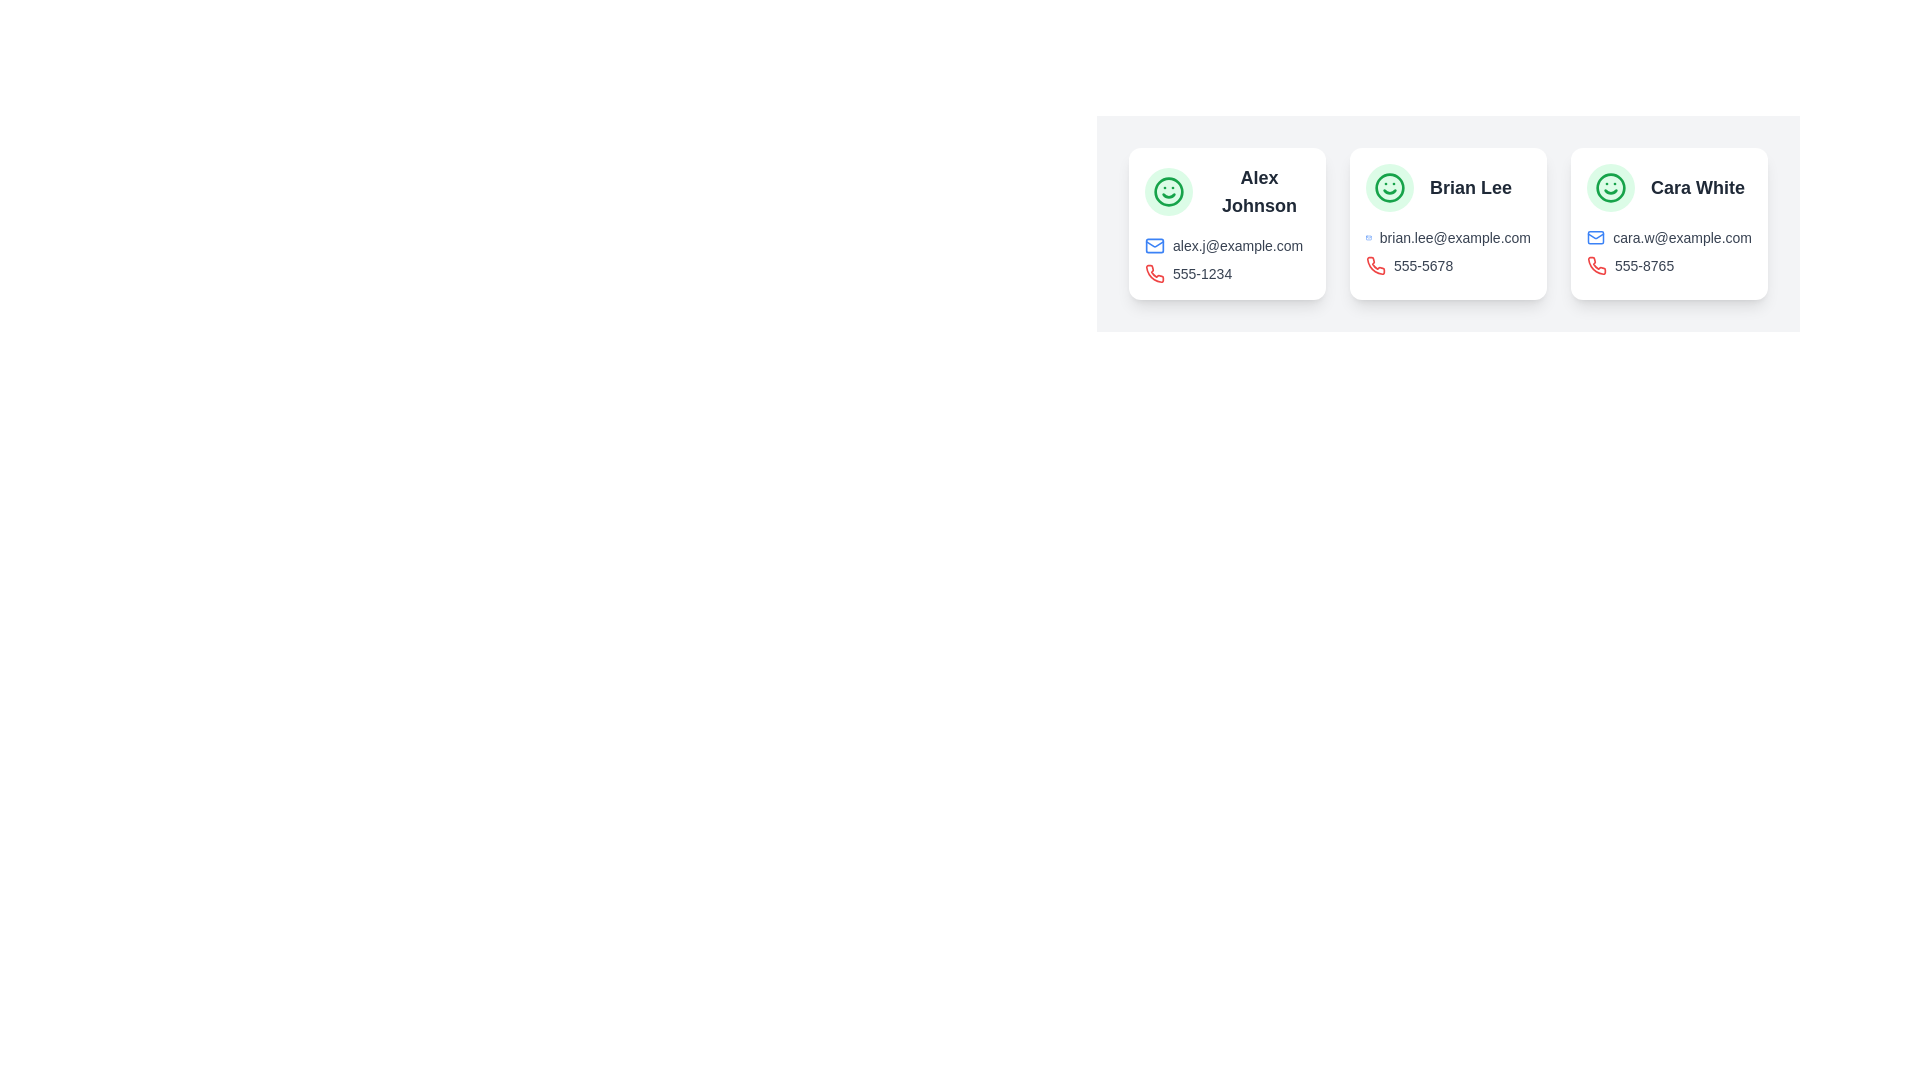  Describe the element at coordinates (1595, 237) in the screenshot. I see `the small, blue-colored mail icon styled as an outline located next to the email address 'cara.w@example.com' under the label 'Cara White'` at that location.